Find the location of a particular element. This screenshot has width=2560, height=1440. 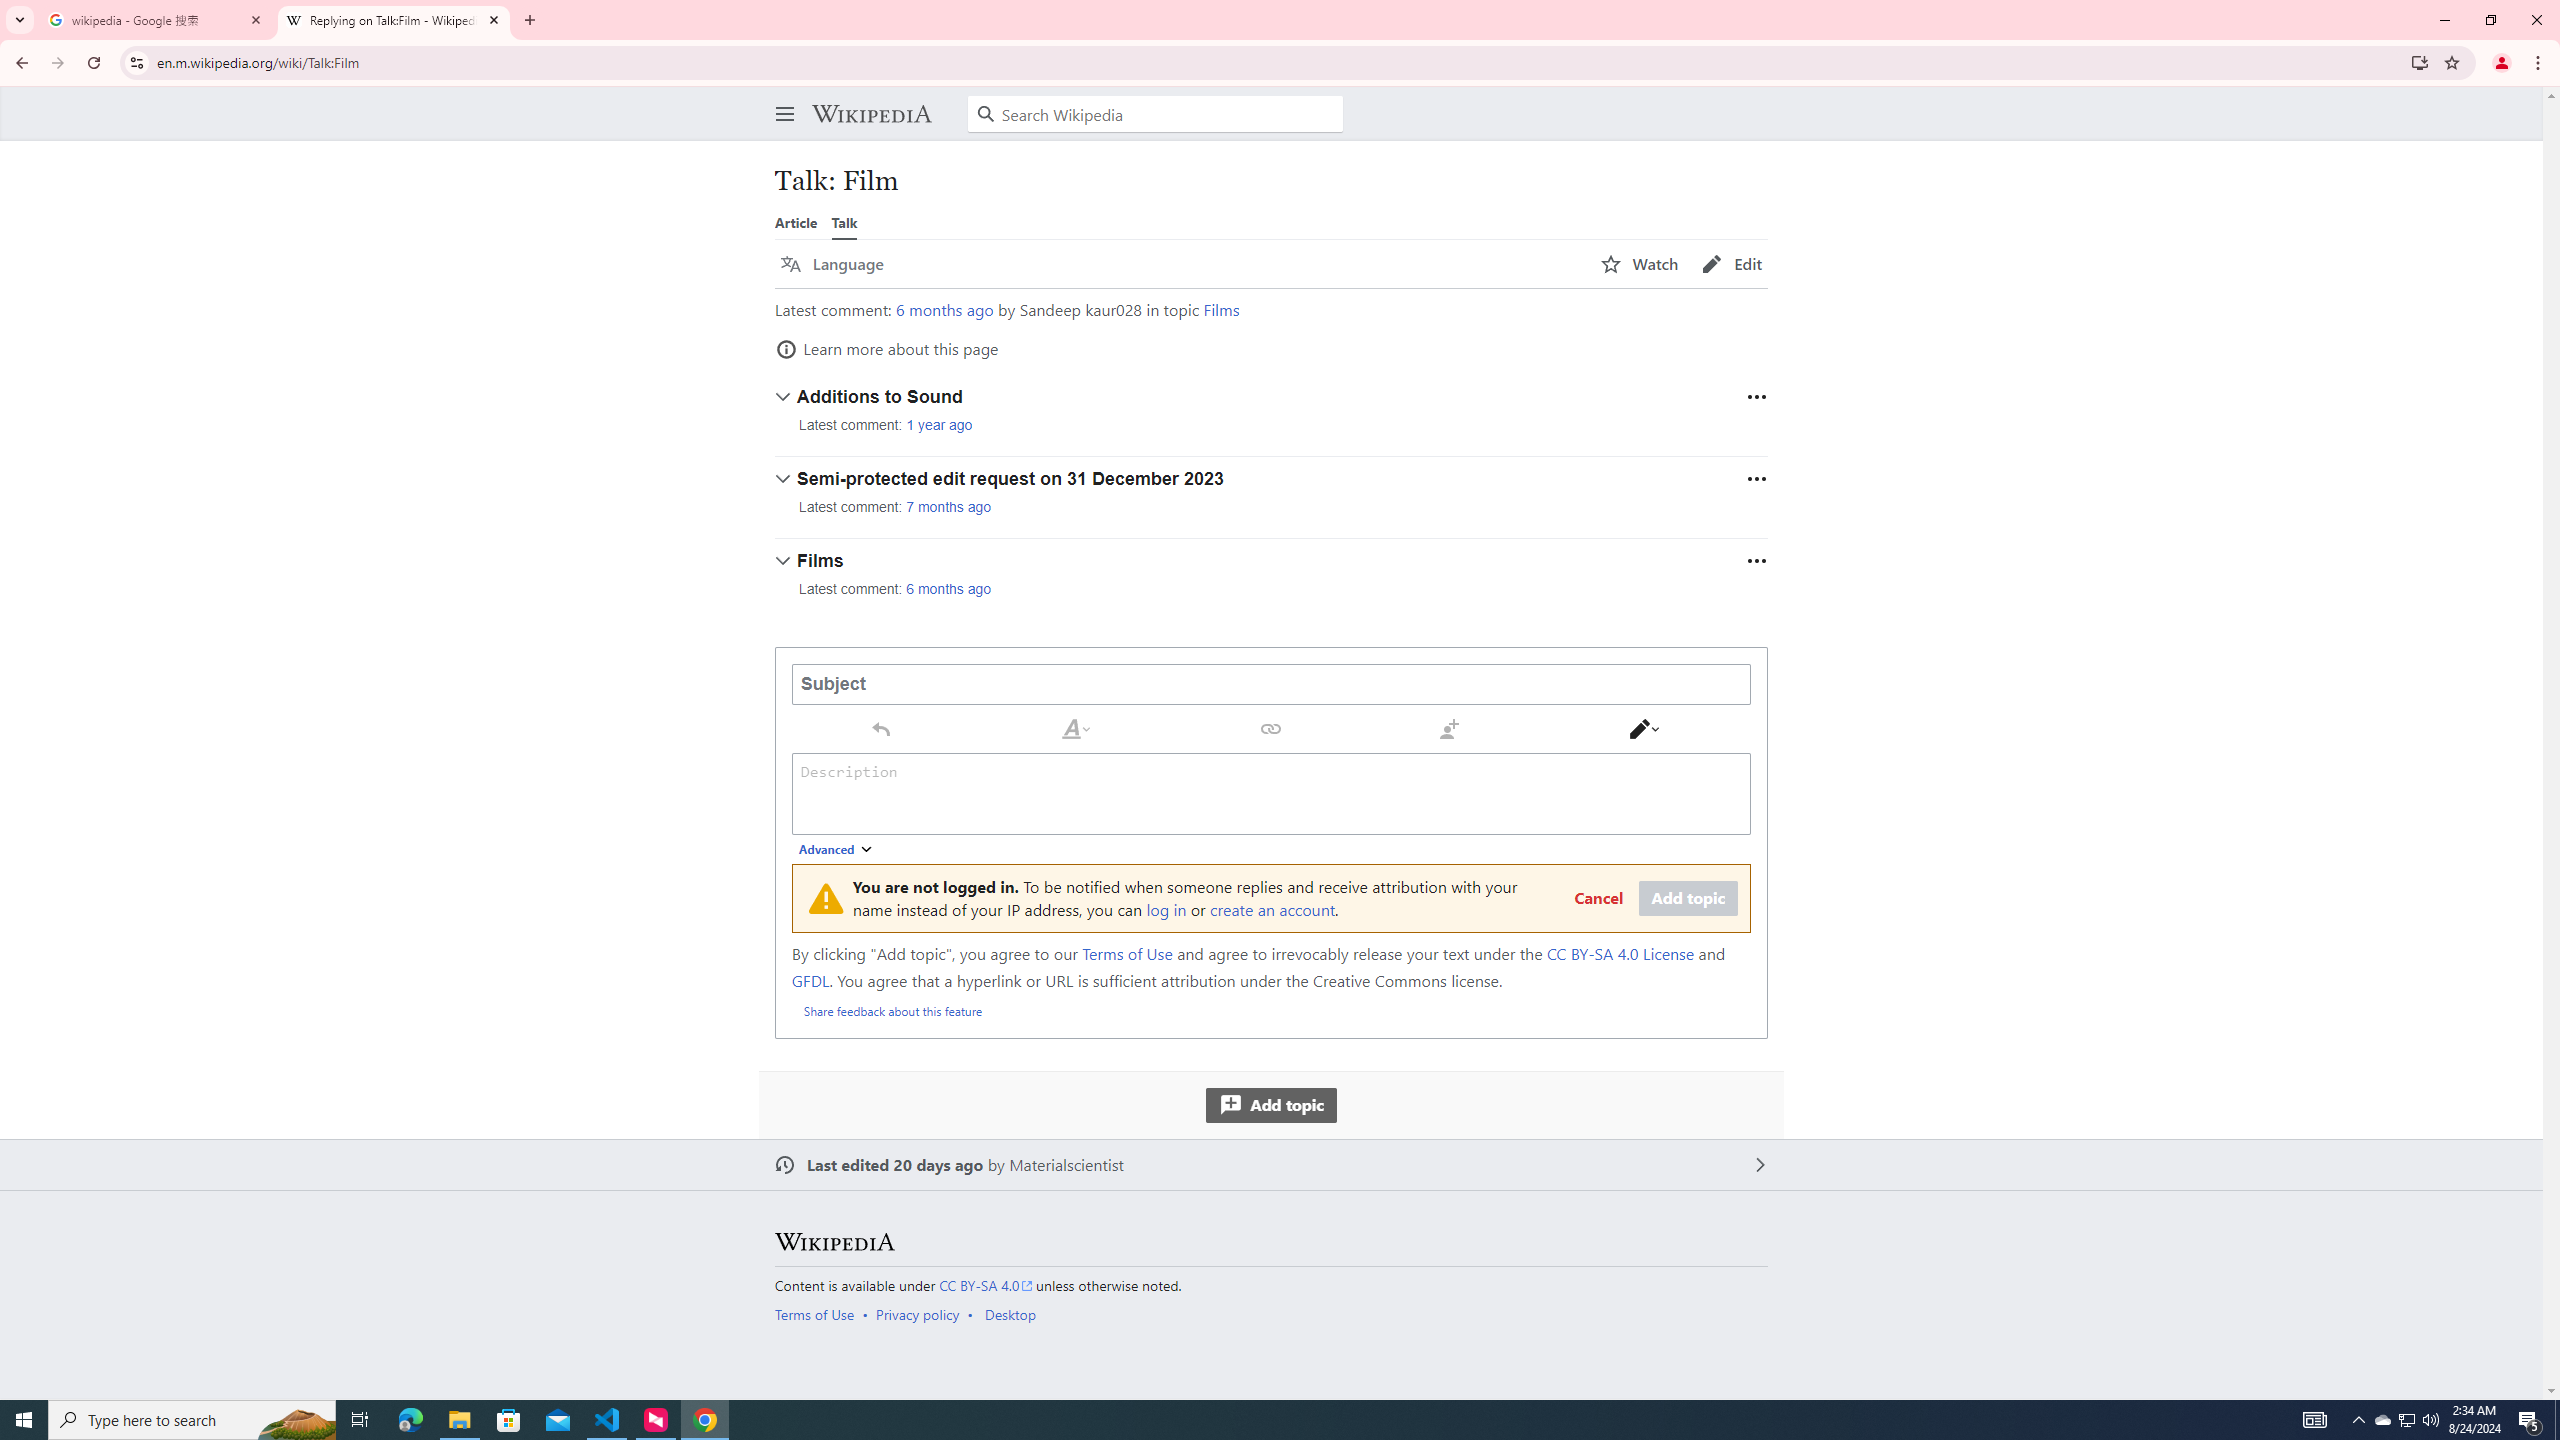

'Learn more about this page' is located at coordinates (886, 348).